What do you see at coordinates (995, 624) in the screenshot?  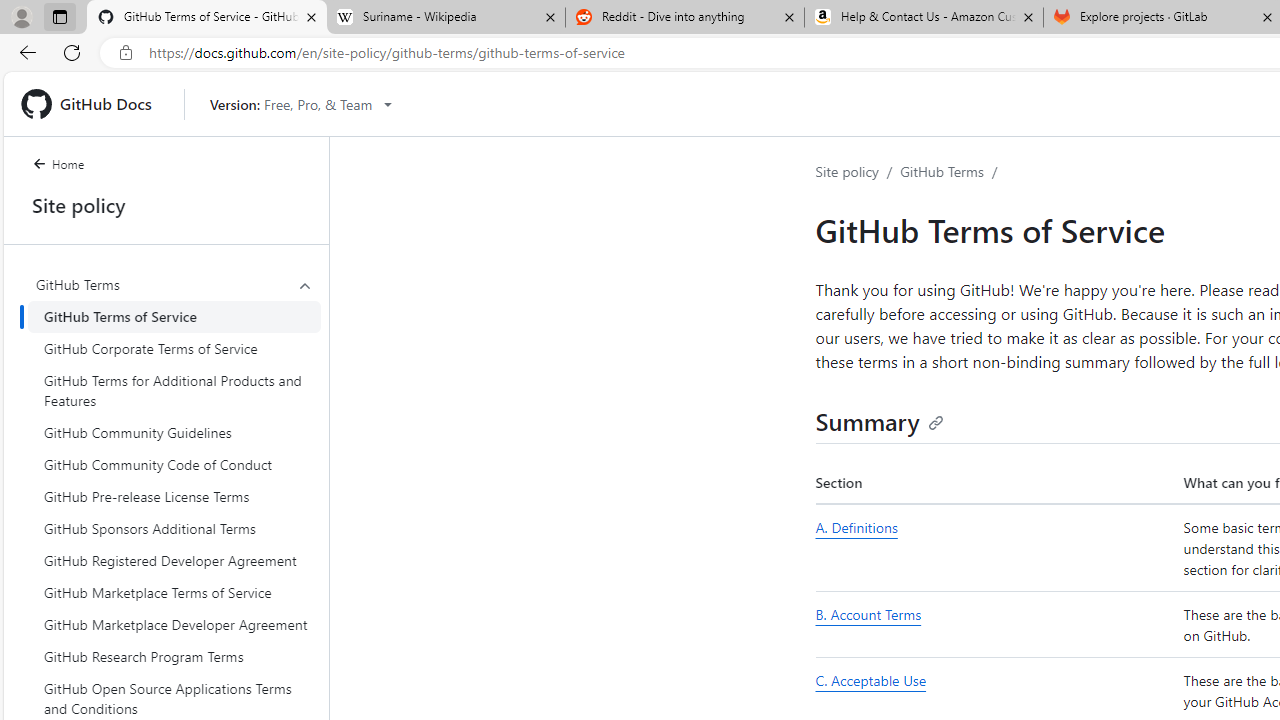 I see `'B. Account Terms'` at bounding box center [995, 624].